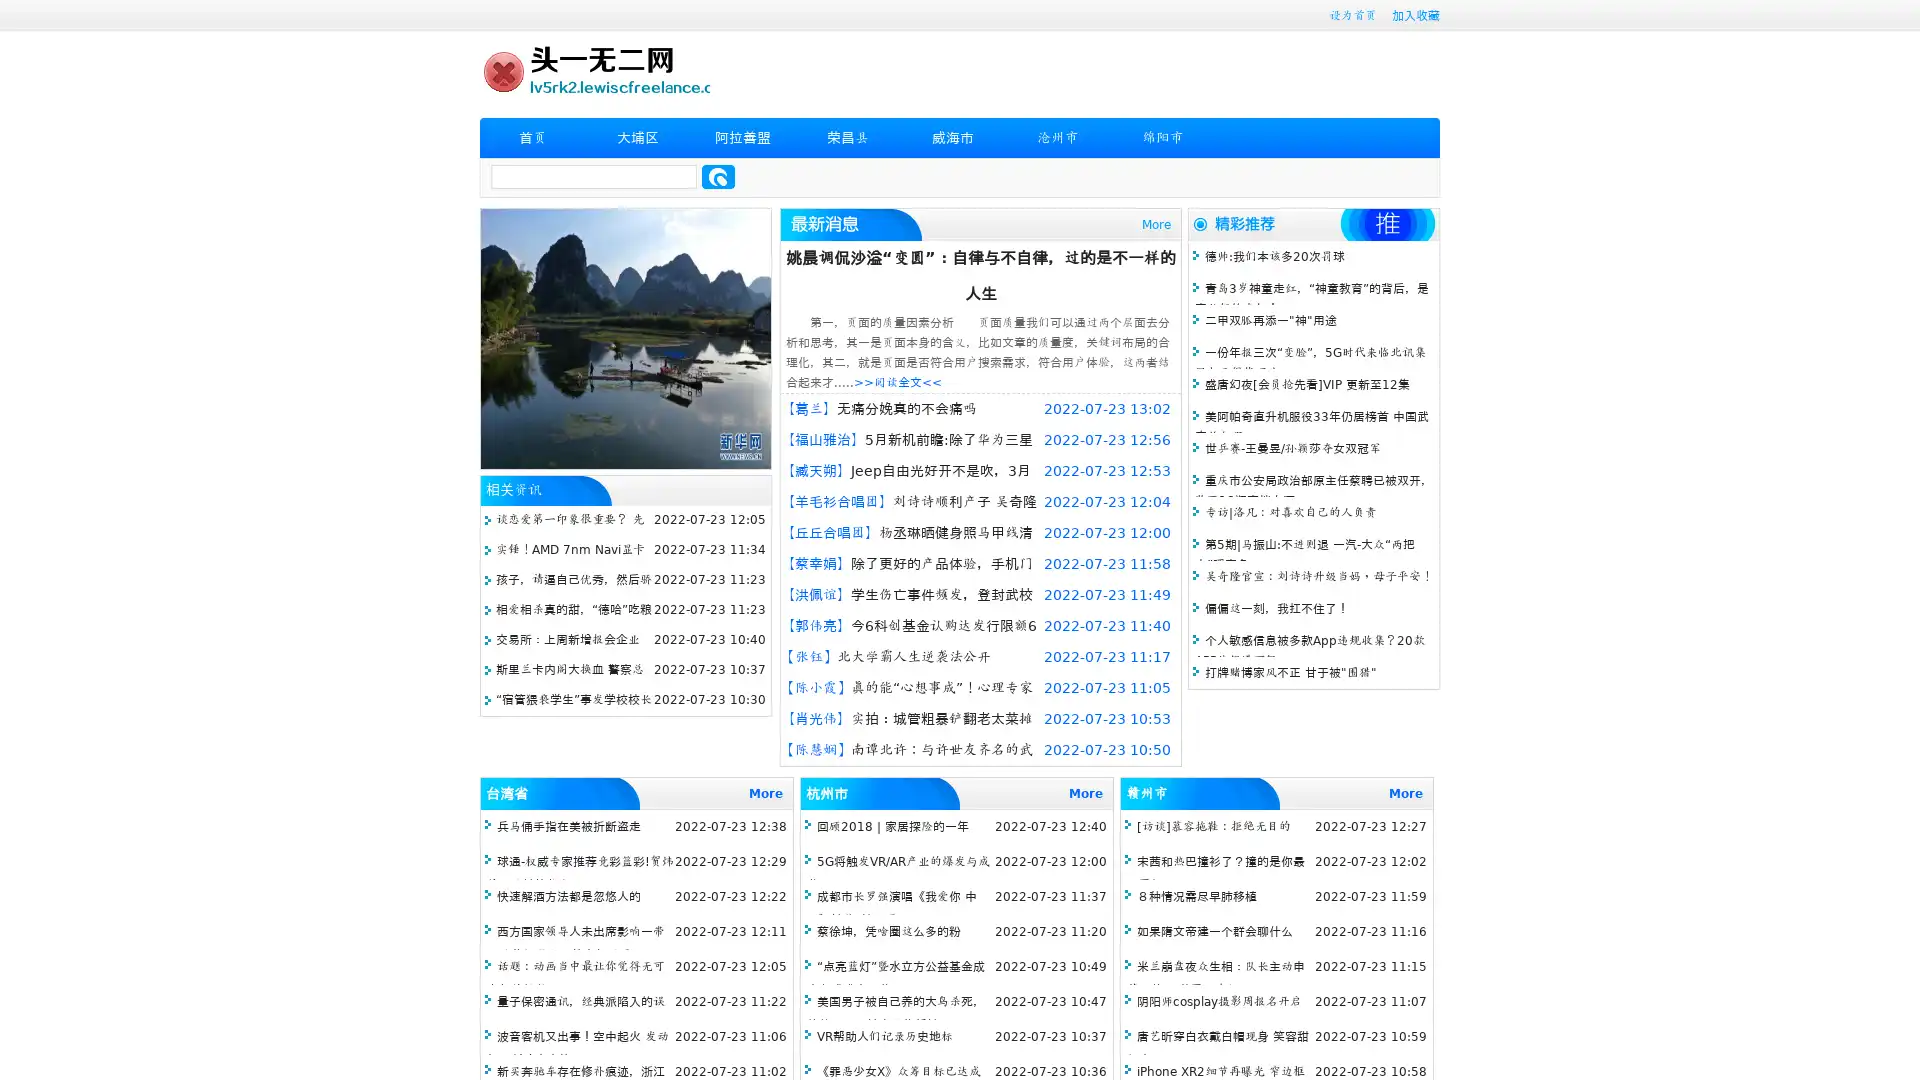 The width and height of the screenshot is (1920, 1080). I want to click on Search, so click(718, 176).